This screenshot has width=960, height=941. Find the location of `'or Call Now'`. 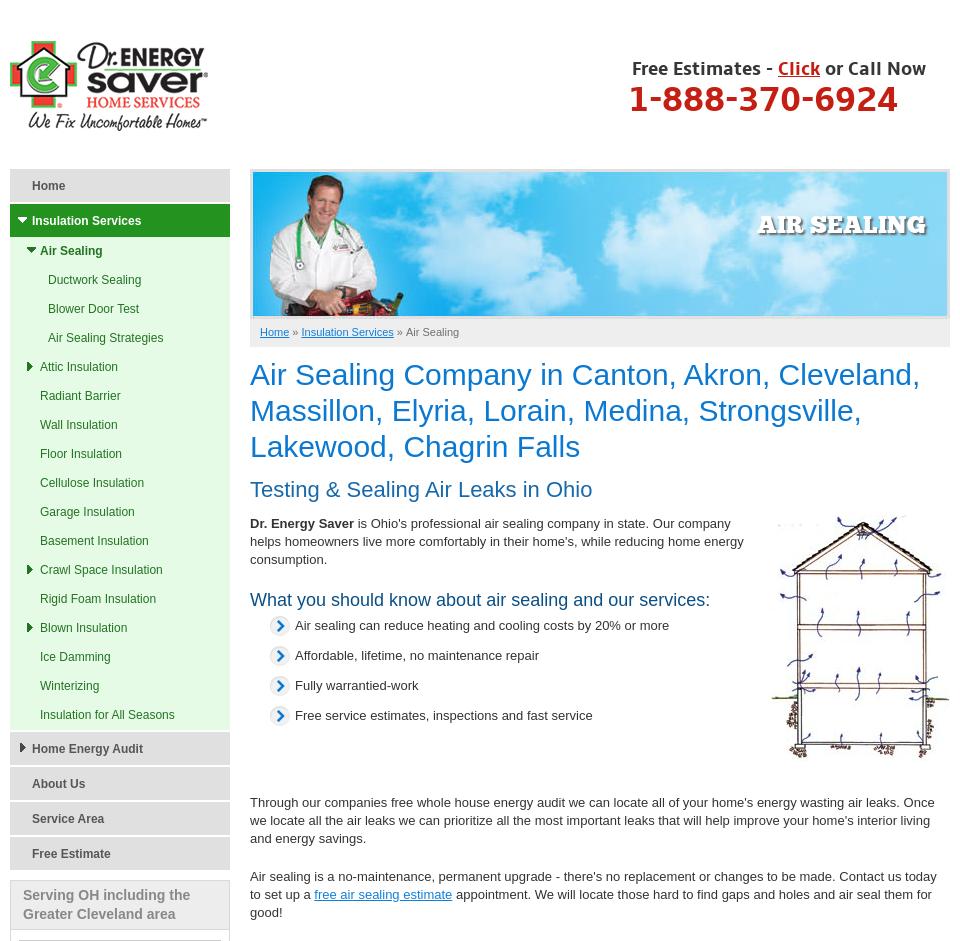

'or Call Now' is located at coordinates (872, 69).